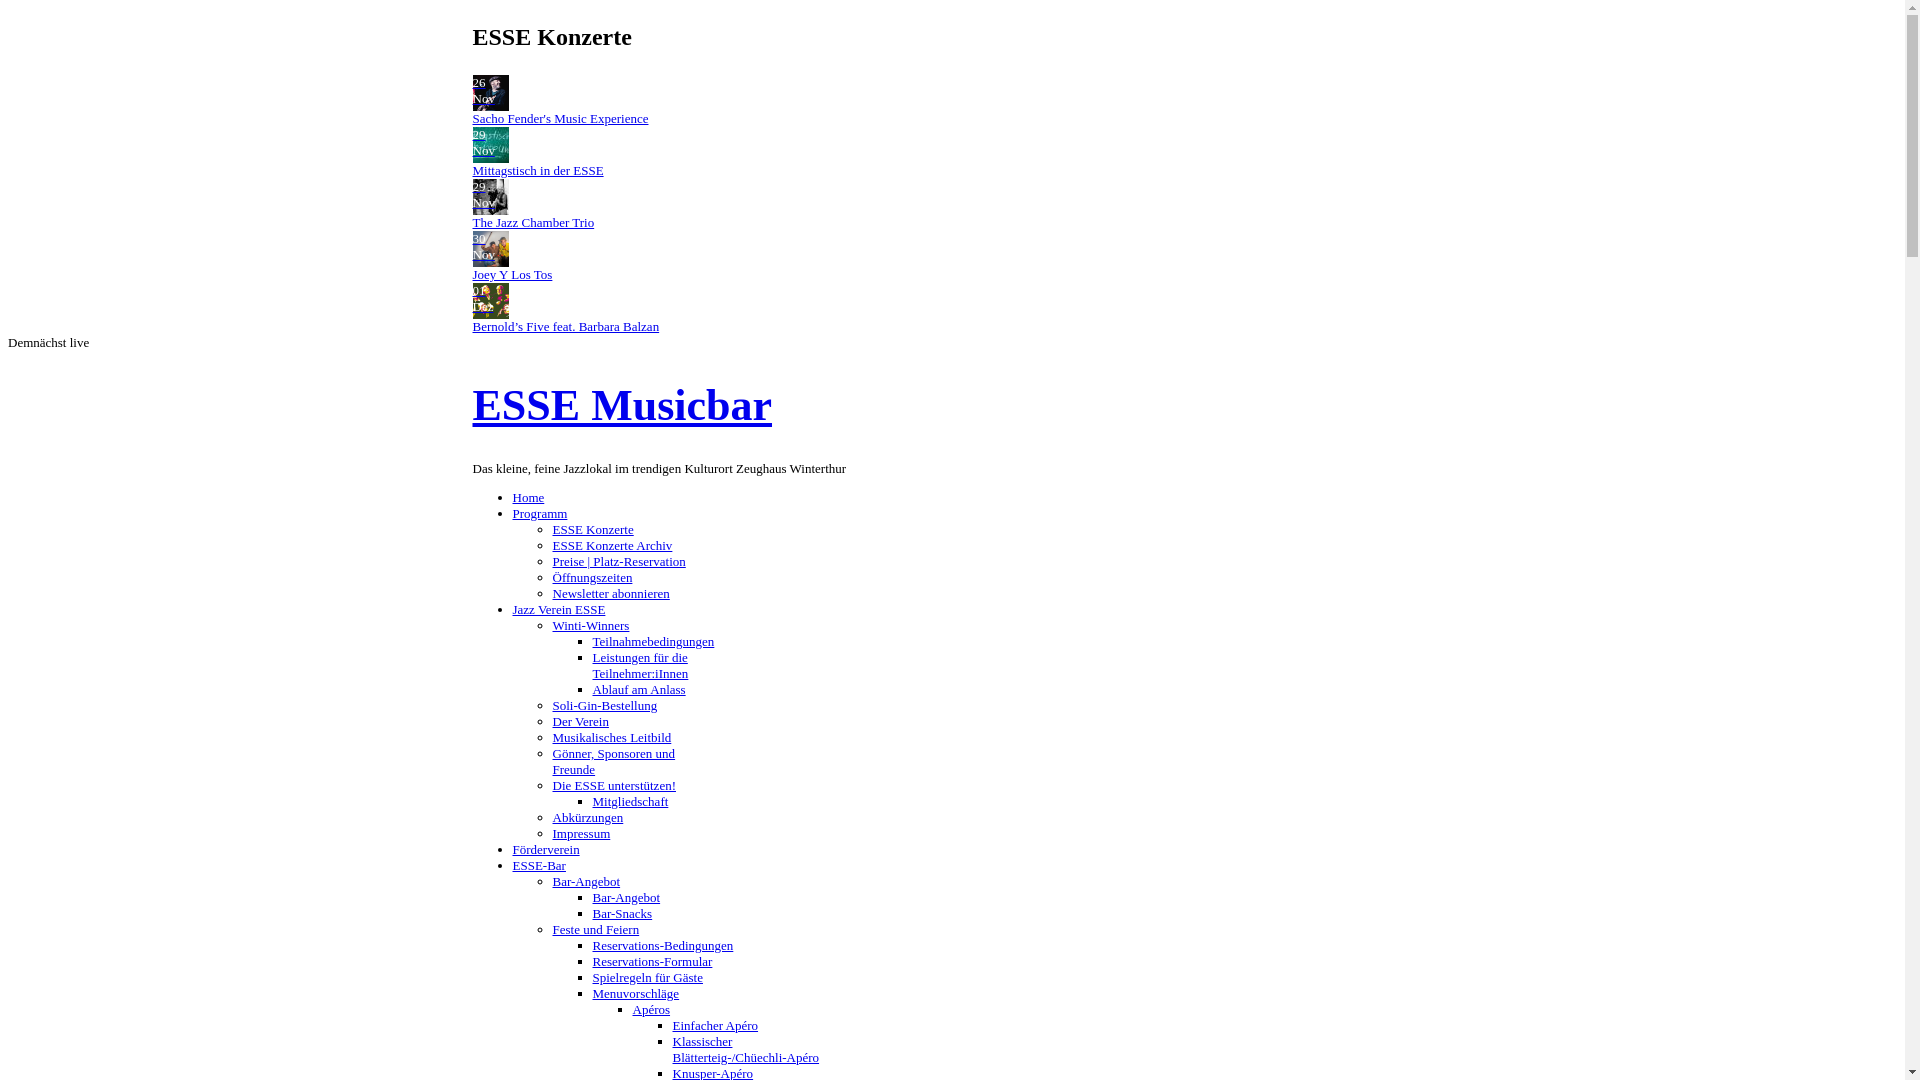 The width and height of the screenshot is (1920, 1080). What do you see at coordinates (617, 561) in the screenshot?
I see `'Preise | Platz-Reservation'` at bounding box center [617, 561].